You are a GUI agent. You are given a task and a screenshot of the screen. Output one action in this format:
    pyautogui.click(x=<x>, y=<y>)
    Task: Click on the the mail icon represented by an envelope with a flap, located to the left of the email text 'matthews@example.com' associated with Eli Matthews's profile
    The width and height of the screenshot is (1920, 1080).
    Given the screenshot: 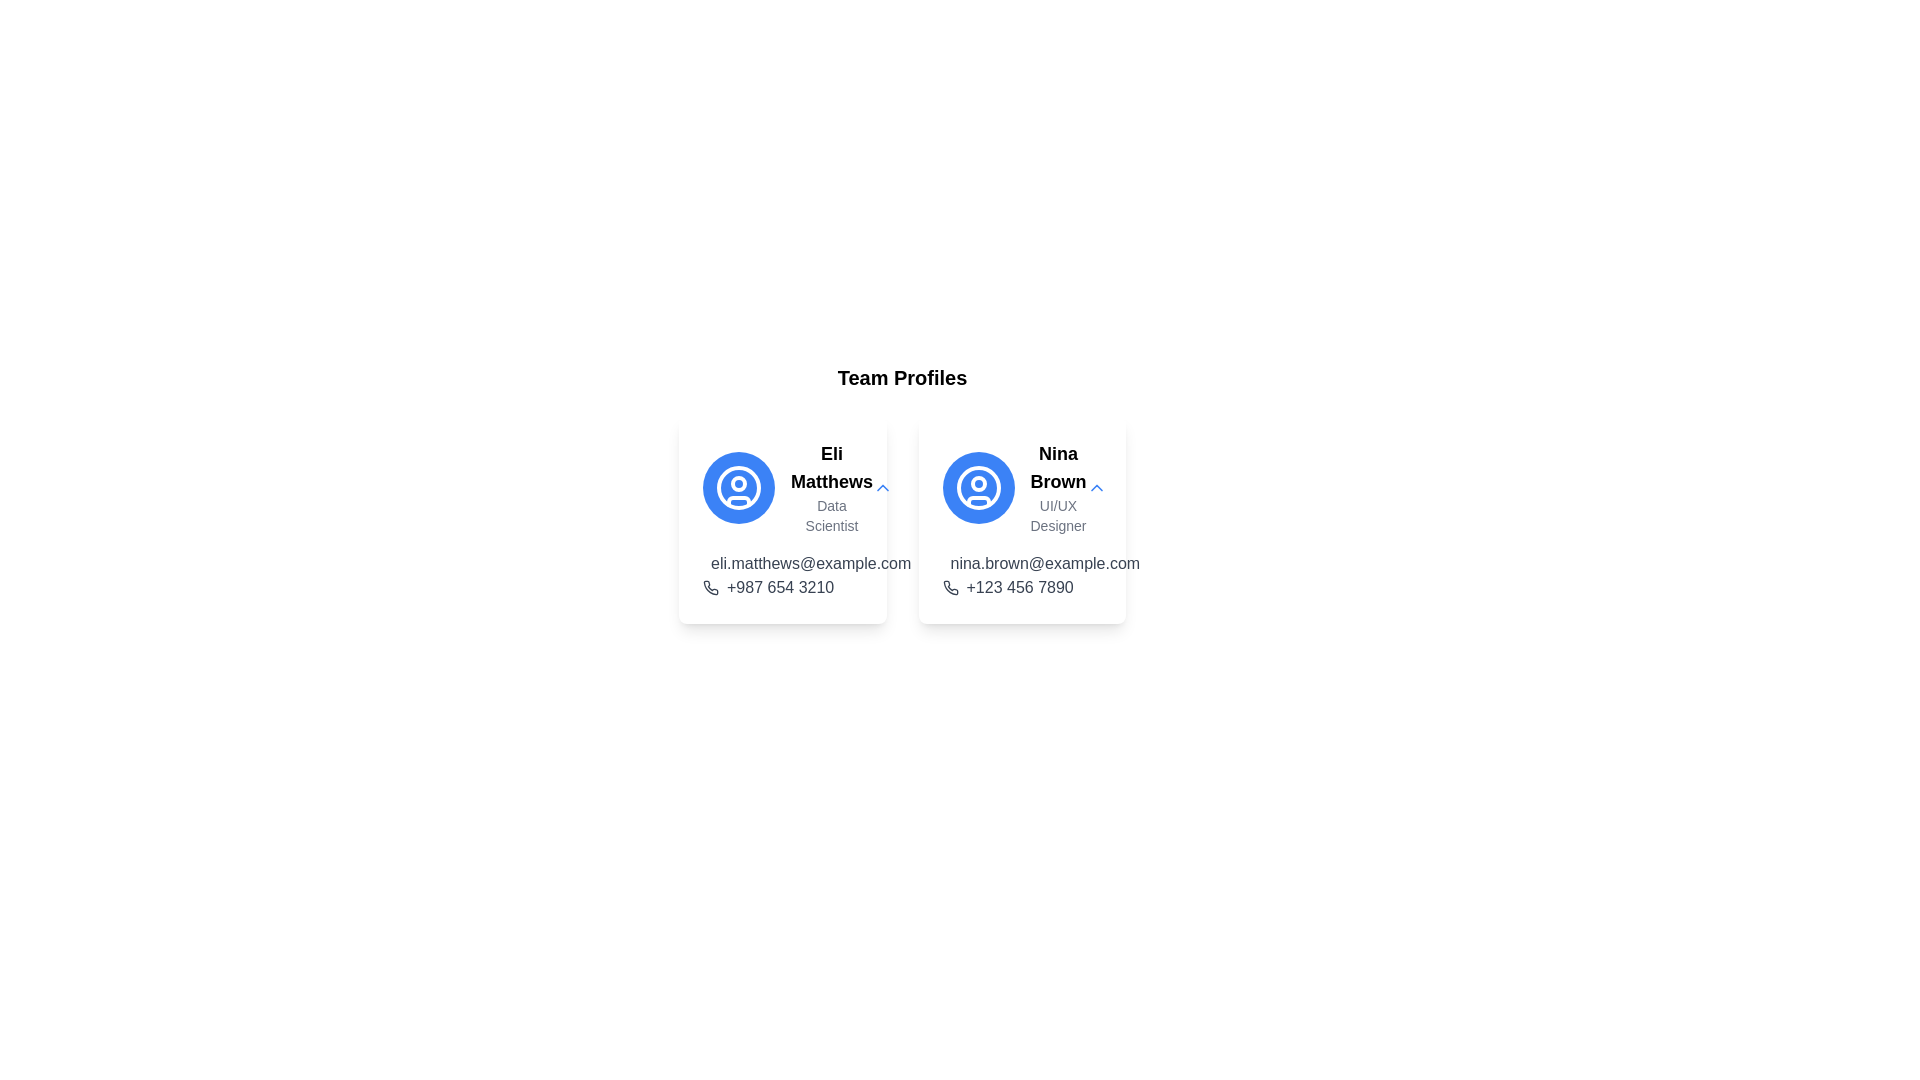 What is the action you would take?
    pyautogui.click(x=715, y=564)
    